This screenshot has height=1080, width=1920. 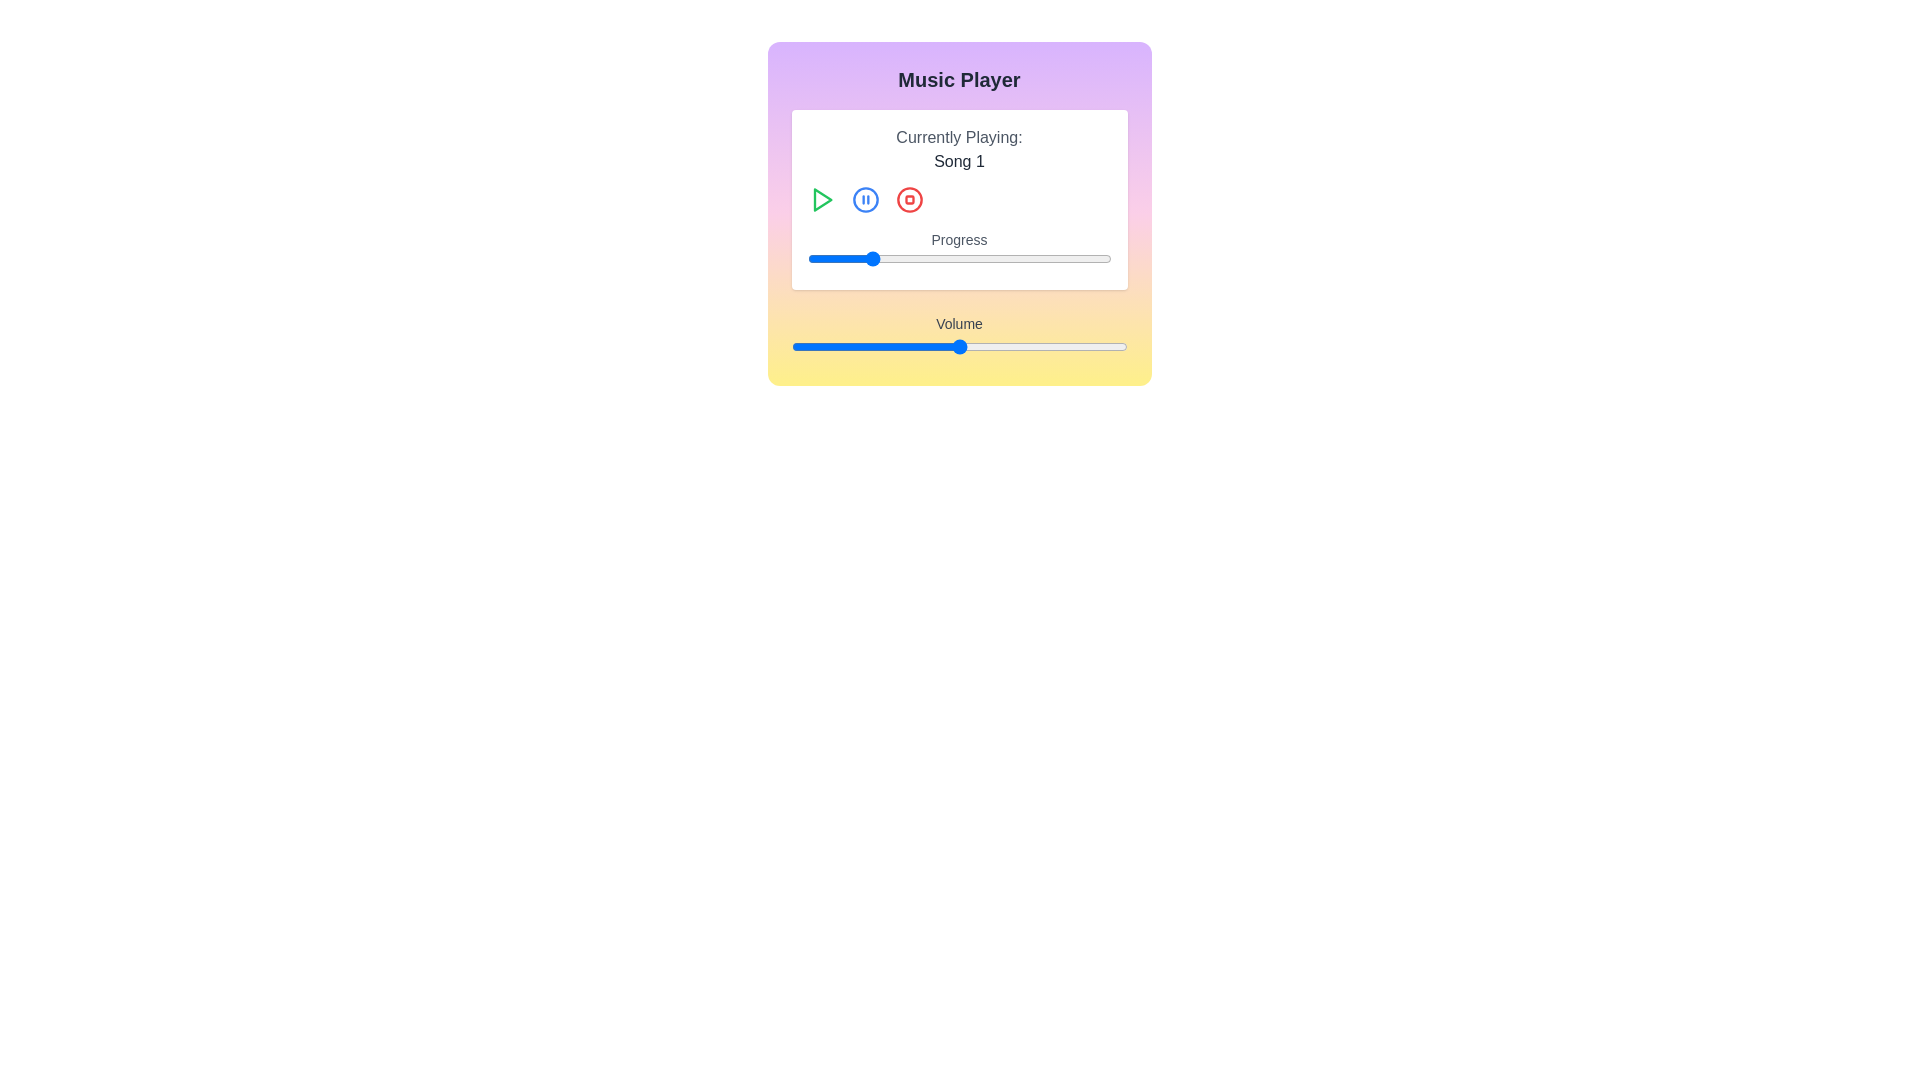 I want to click on the green play button to play the current song, so click(x=821, y=200).